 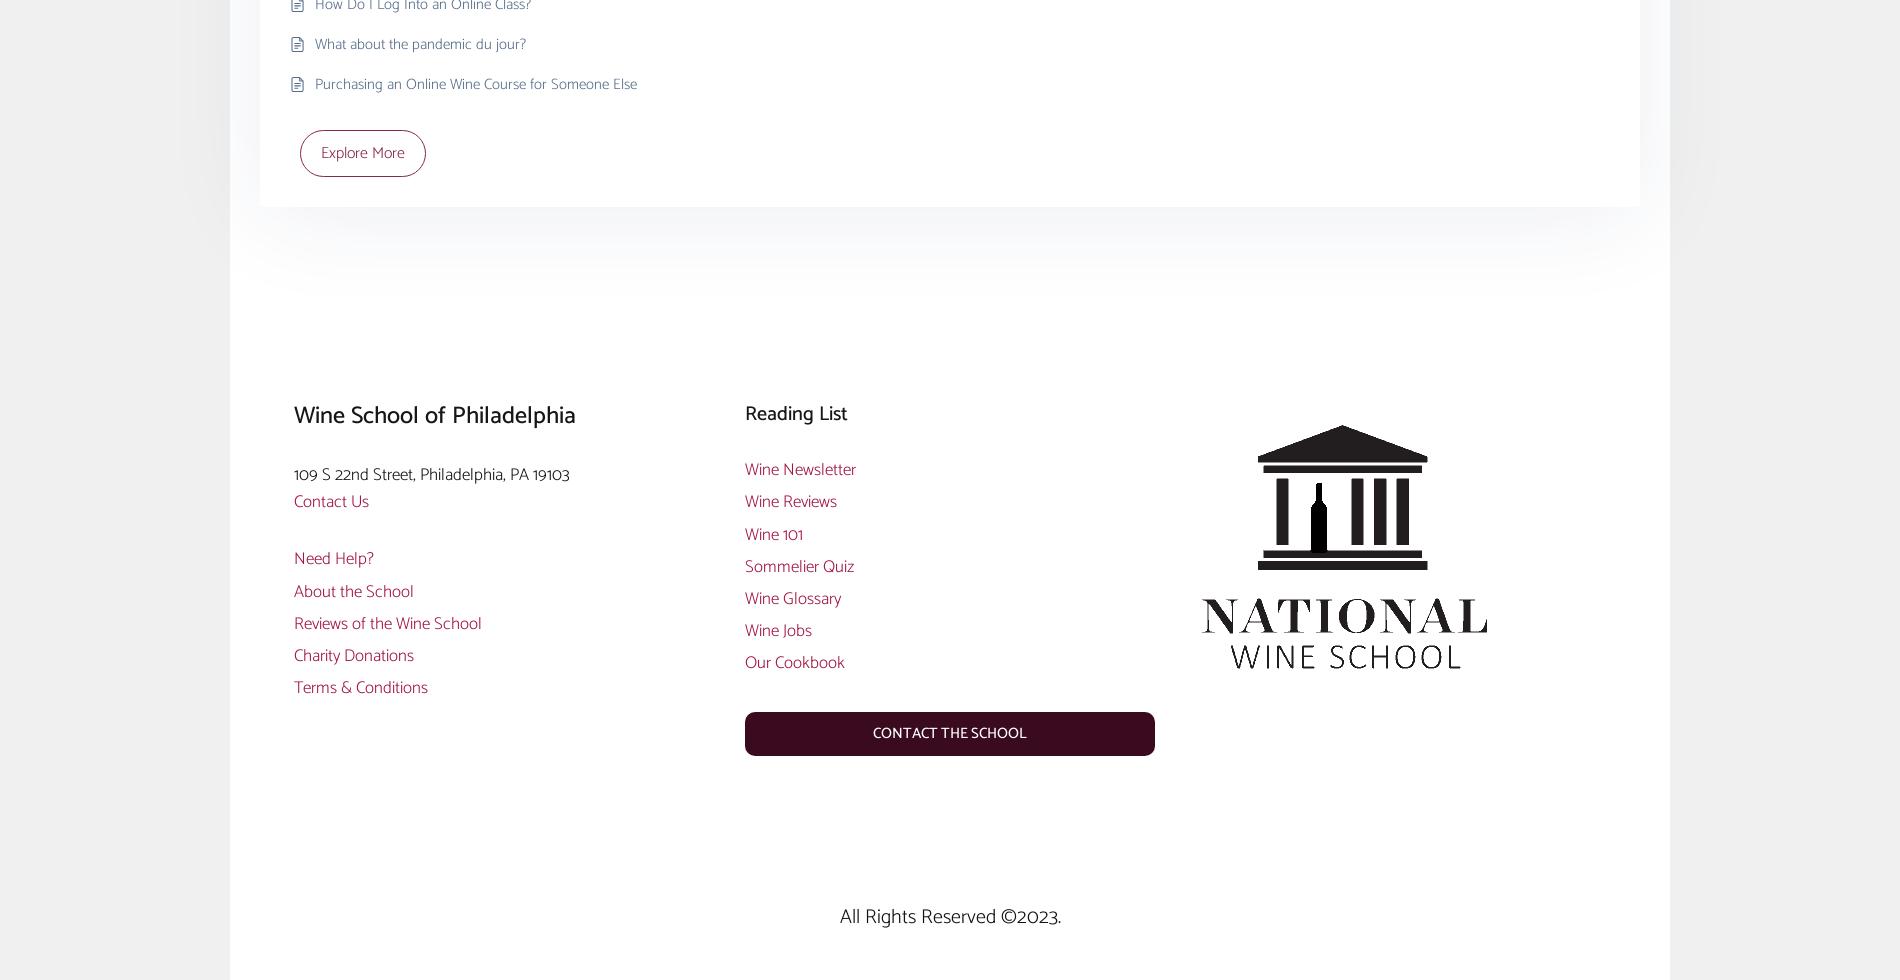 I want to click on 'What about the pandemic du jour?', so click(x=419, y=43).